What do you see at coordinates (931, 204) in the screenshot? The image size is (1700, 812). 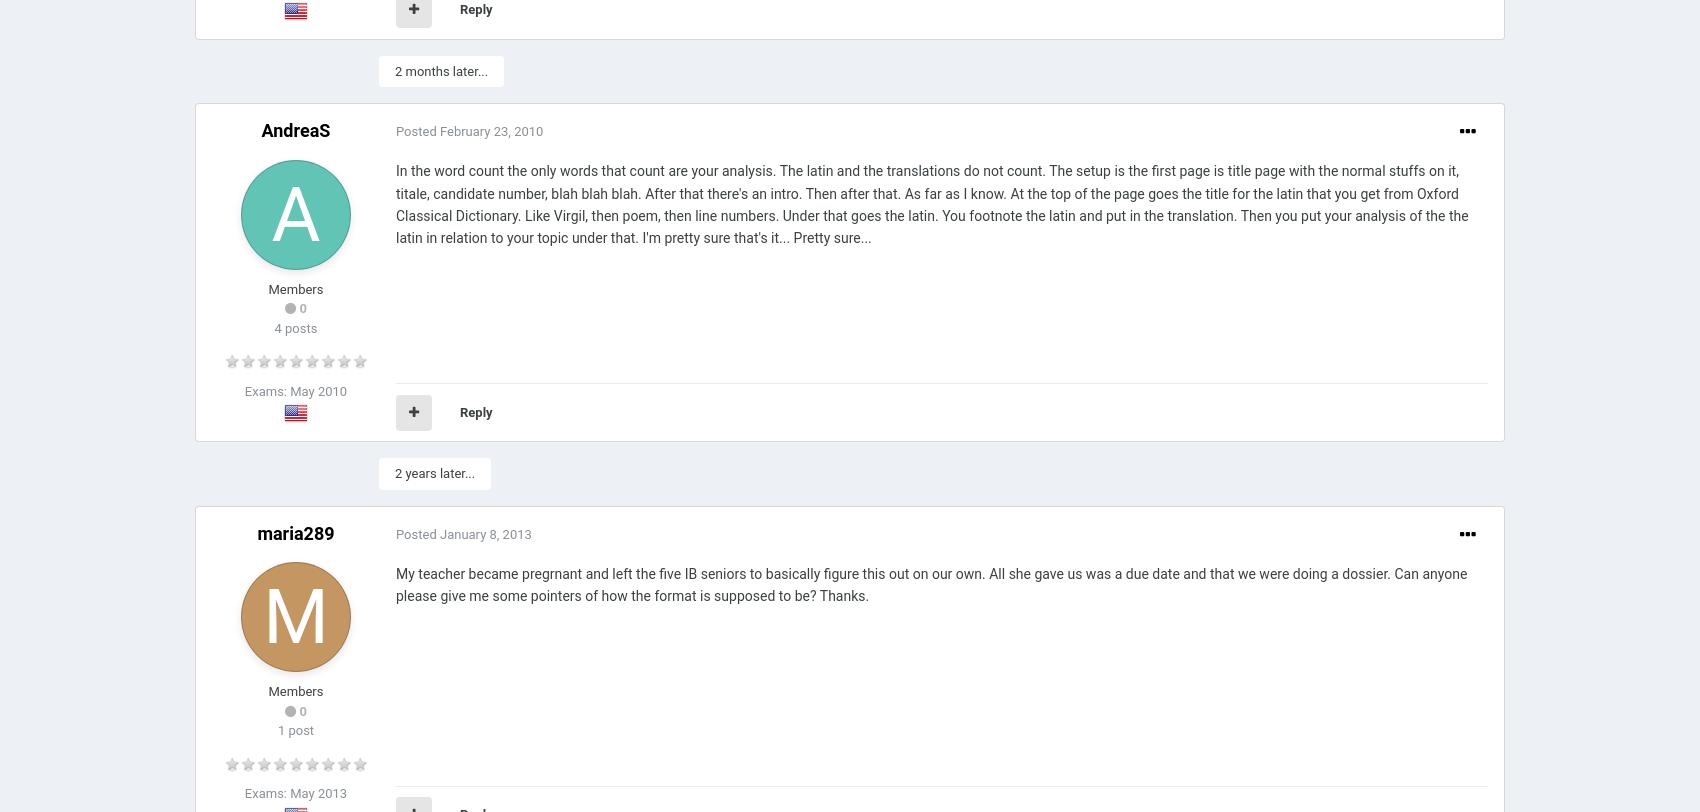 I see `'In the word count the only words that count are your analysis. The latin and the translations do not count. The setup is the first page is title page with the normal stuffs on it, titale, candidate number, blah blah blah. After that there's an intro. Then after that. As far as I know. At the top of the page goes the title for the latin that you get from Oxford Classical Dictionary. Like Virgil, then poem, then line numbers. Under that goes the latin. You footnote the latin and put in the translation. Then you put your analysis of the the latin in relation to your topic under that. I'm pretty sure that's it... Pretty sure...'` at bounding box center [931, 204].